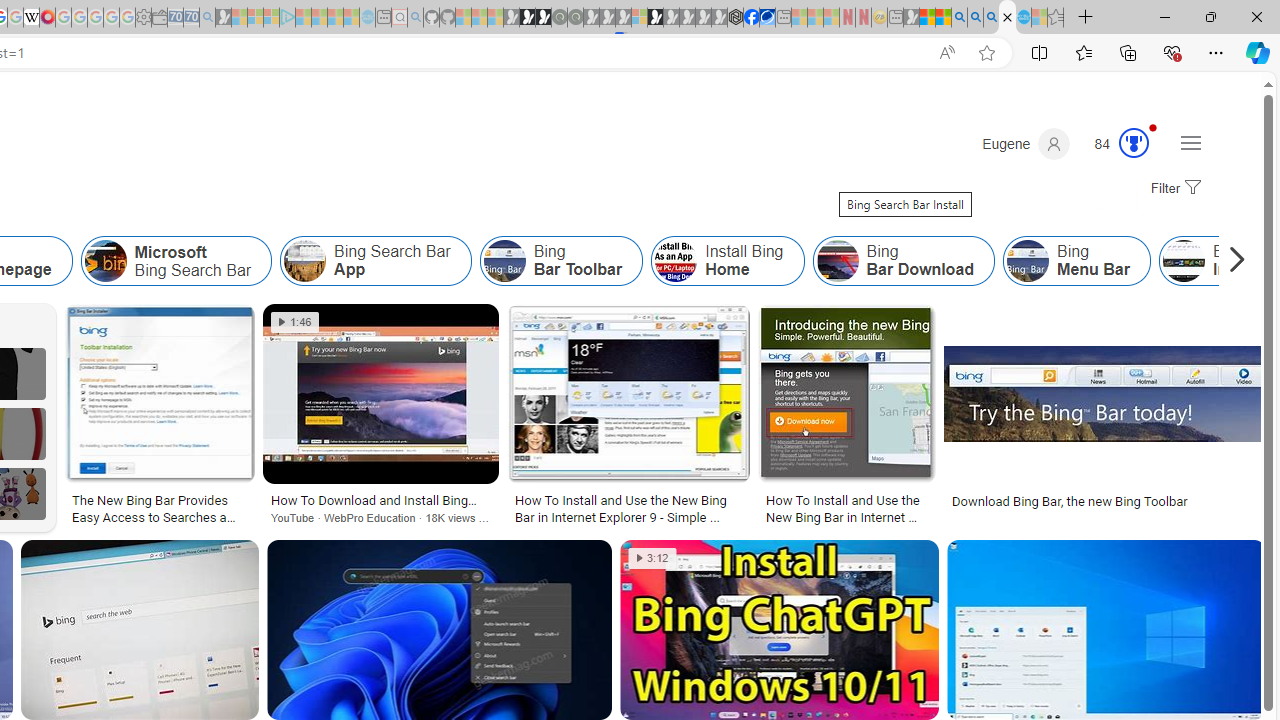  Describe the element at coordinates (975, 17) in the screenshot. I see `'2009 Bing officially replaced Live Search on June 3 - Search'` at that location.